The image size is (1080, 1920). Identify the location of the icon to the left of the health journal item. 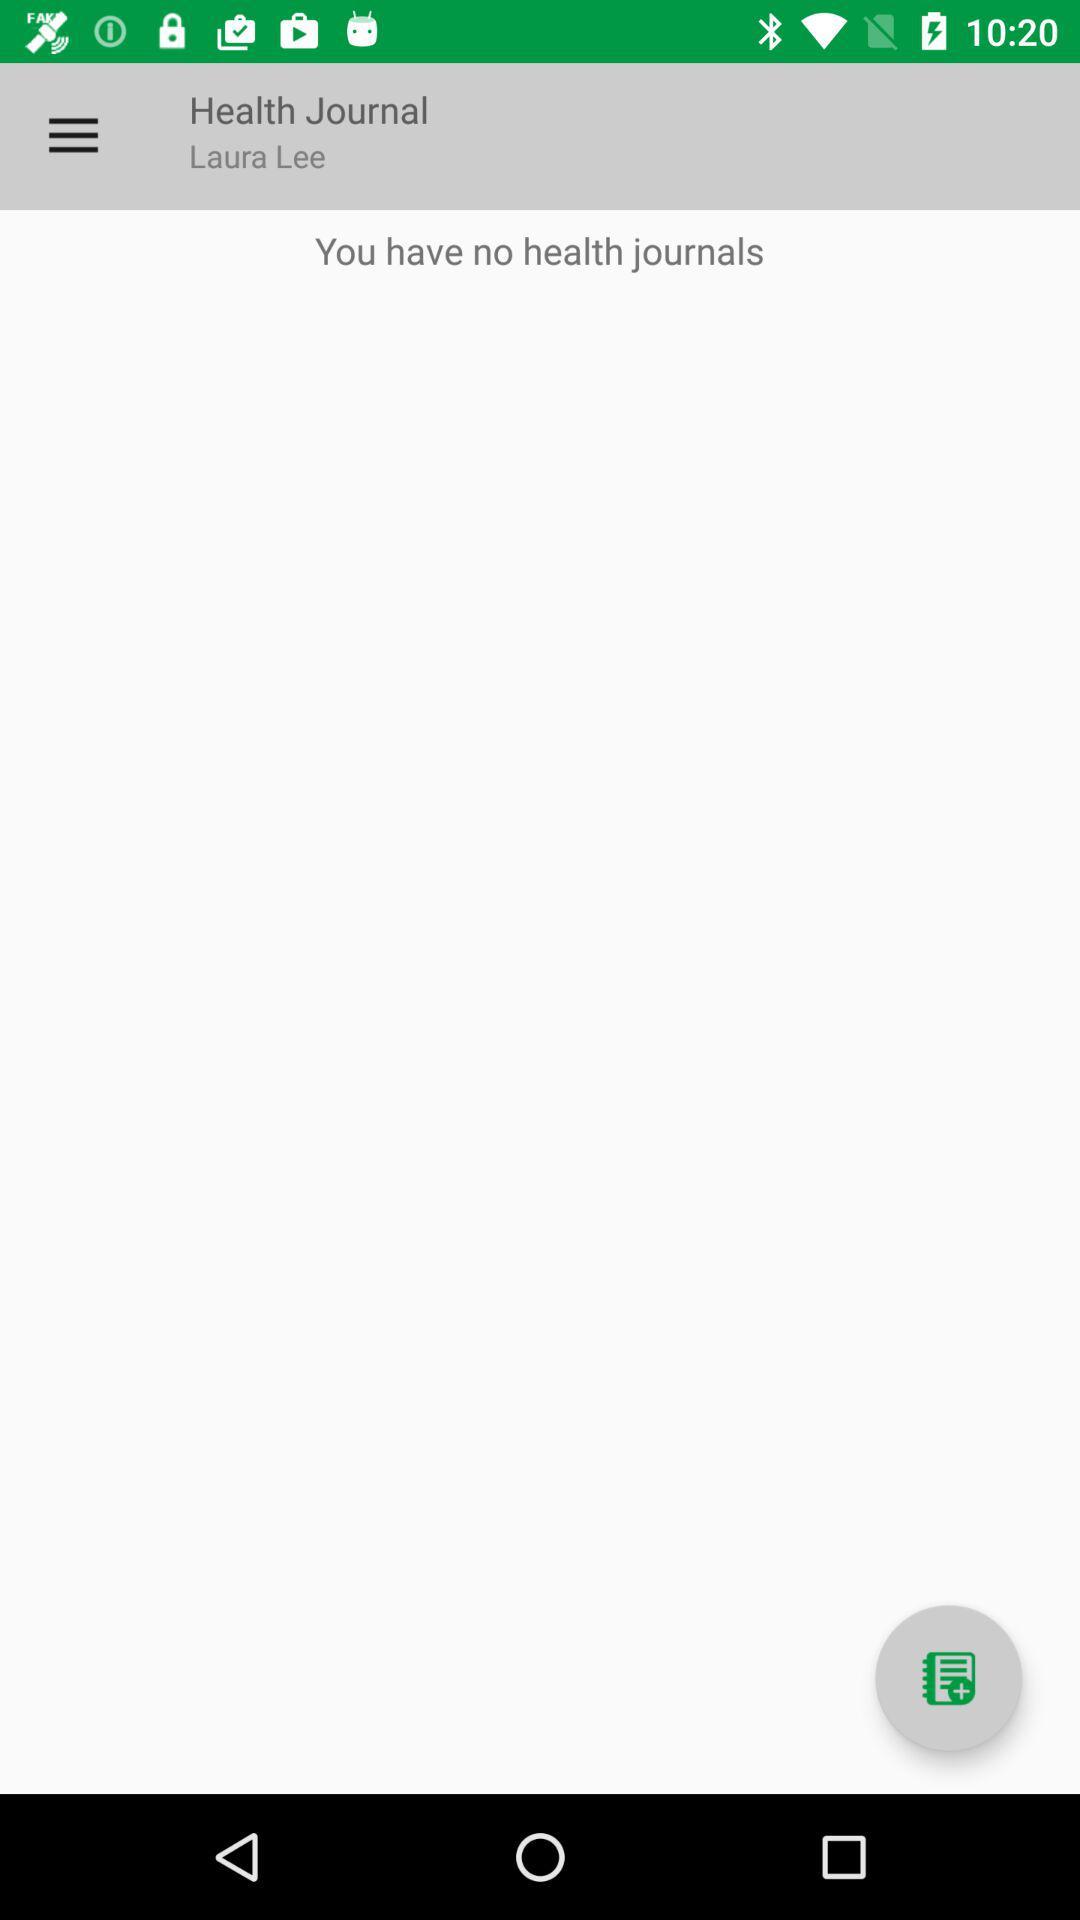
(72, 135).